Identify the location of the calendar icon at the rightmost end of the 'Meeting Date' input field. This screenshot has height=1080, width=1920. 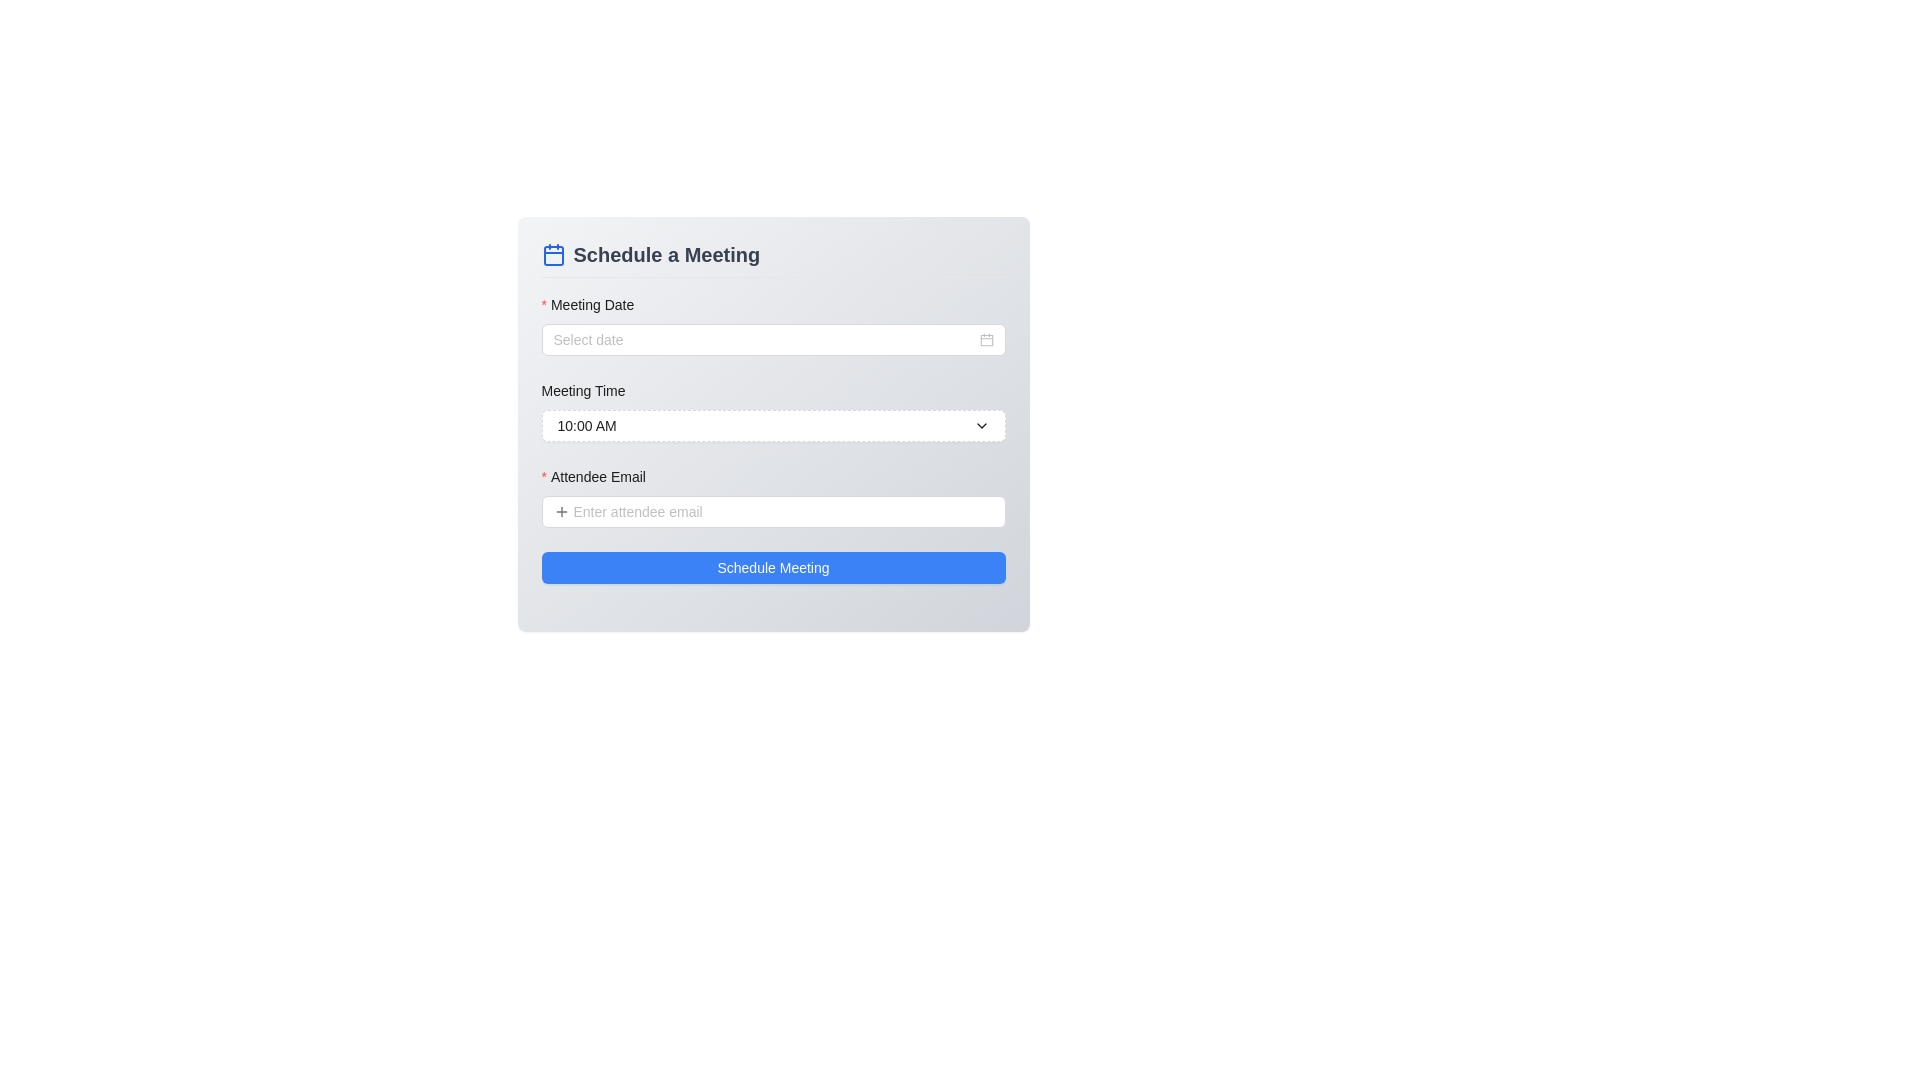
(986, 338).